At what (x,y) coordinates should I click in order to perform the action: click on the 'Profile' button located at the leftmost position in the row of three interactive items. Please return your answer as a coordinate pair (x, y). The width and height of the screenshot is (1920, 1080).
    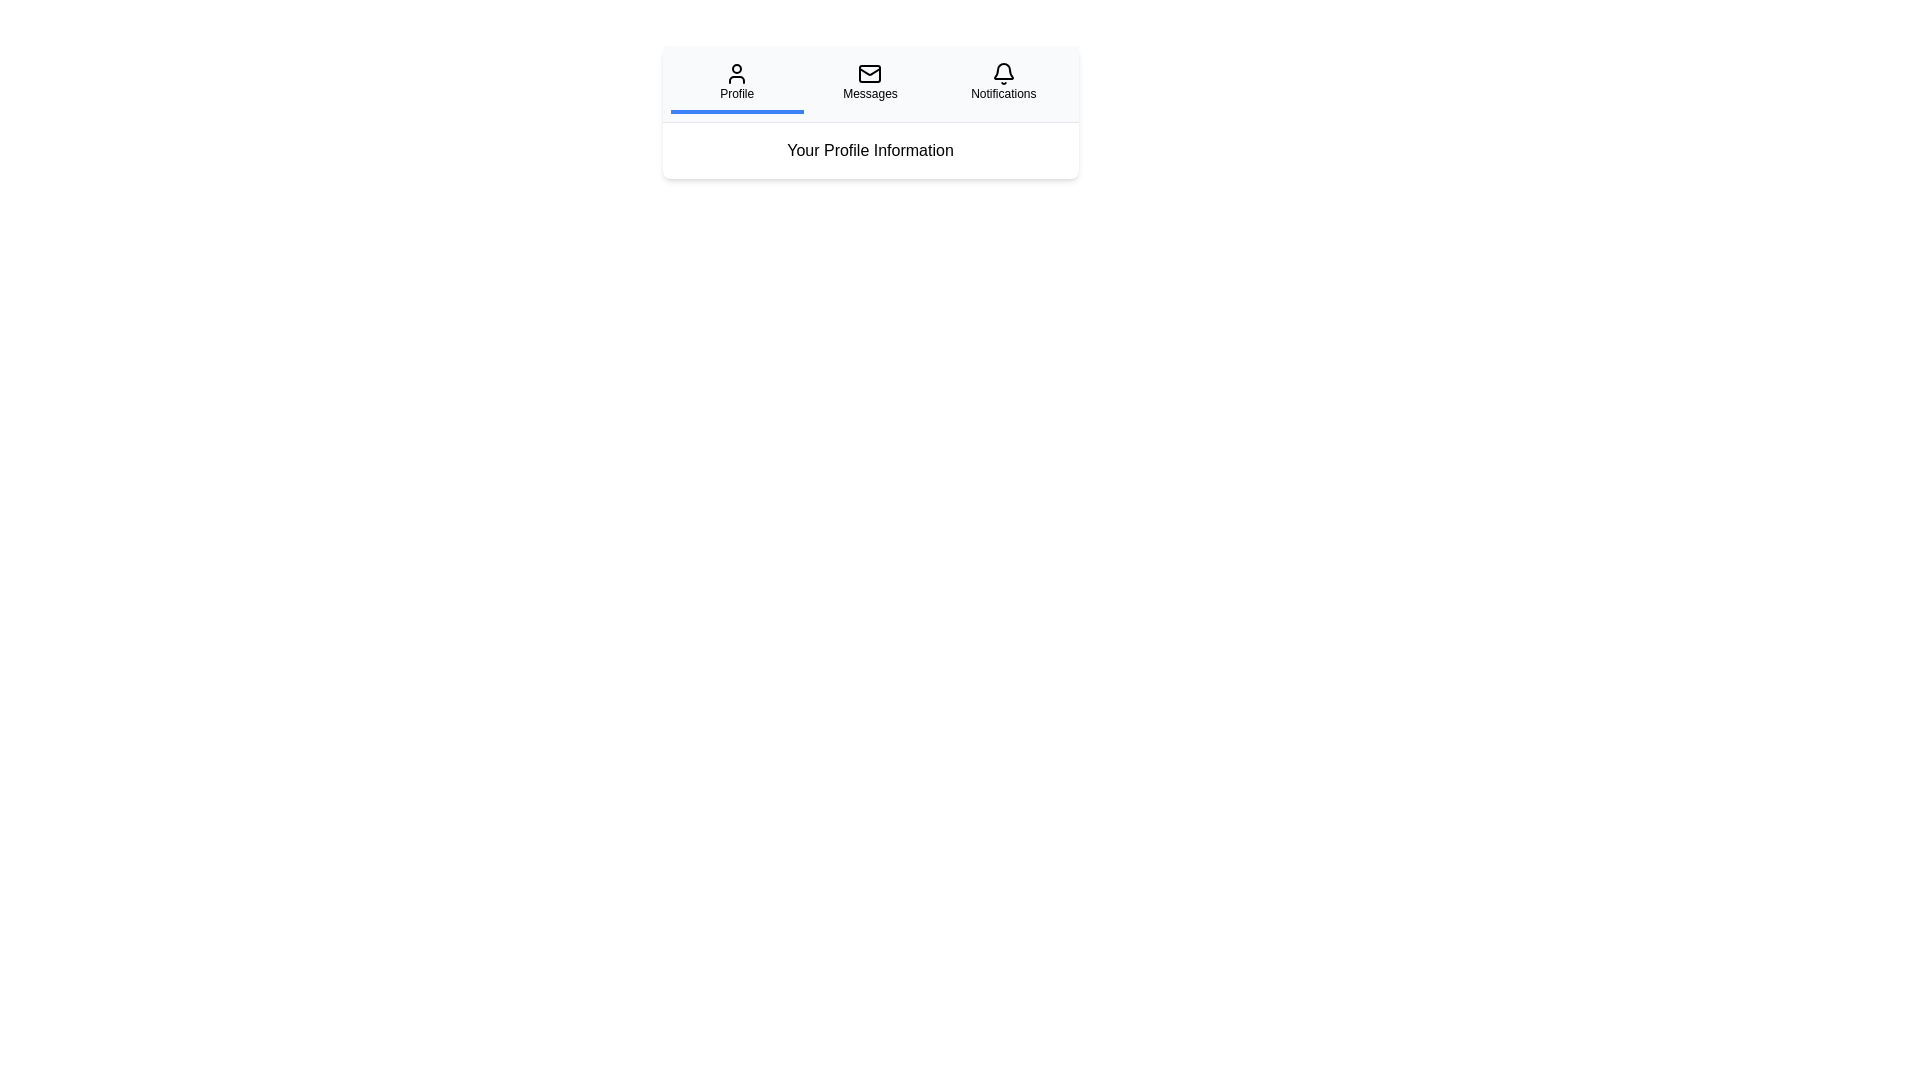
    Looking at the image, I should click on (736, 83).